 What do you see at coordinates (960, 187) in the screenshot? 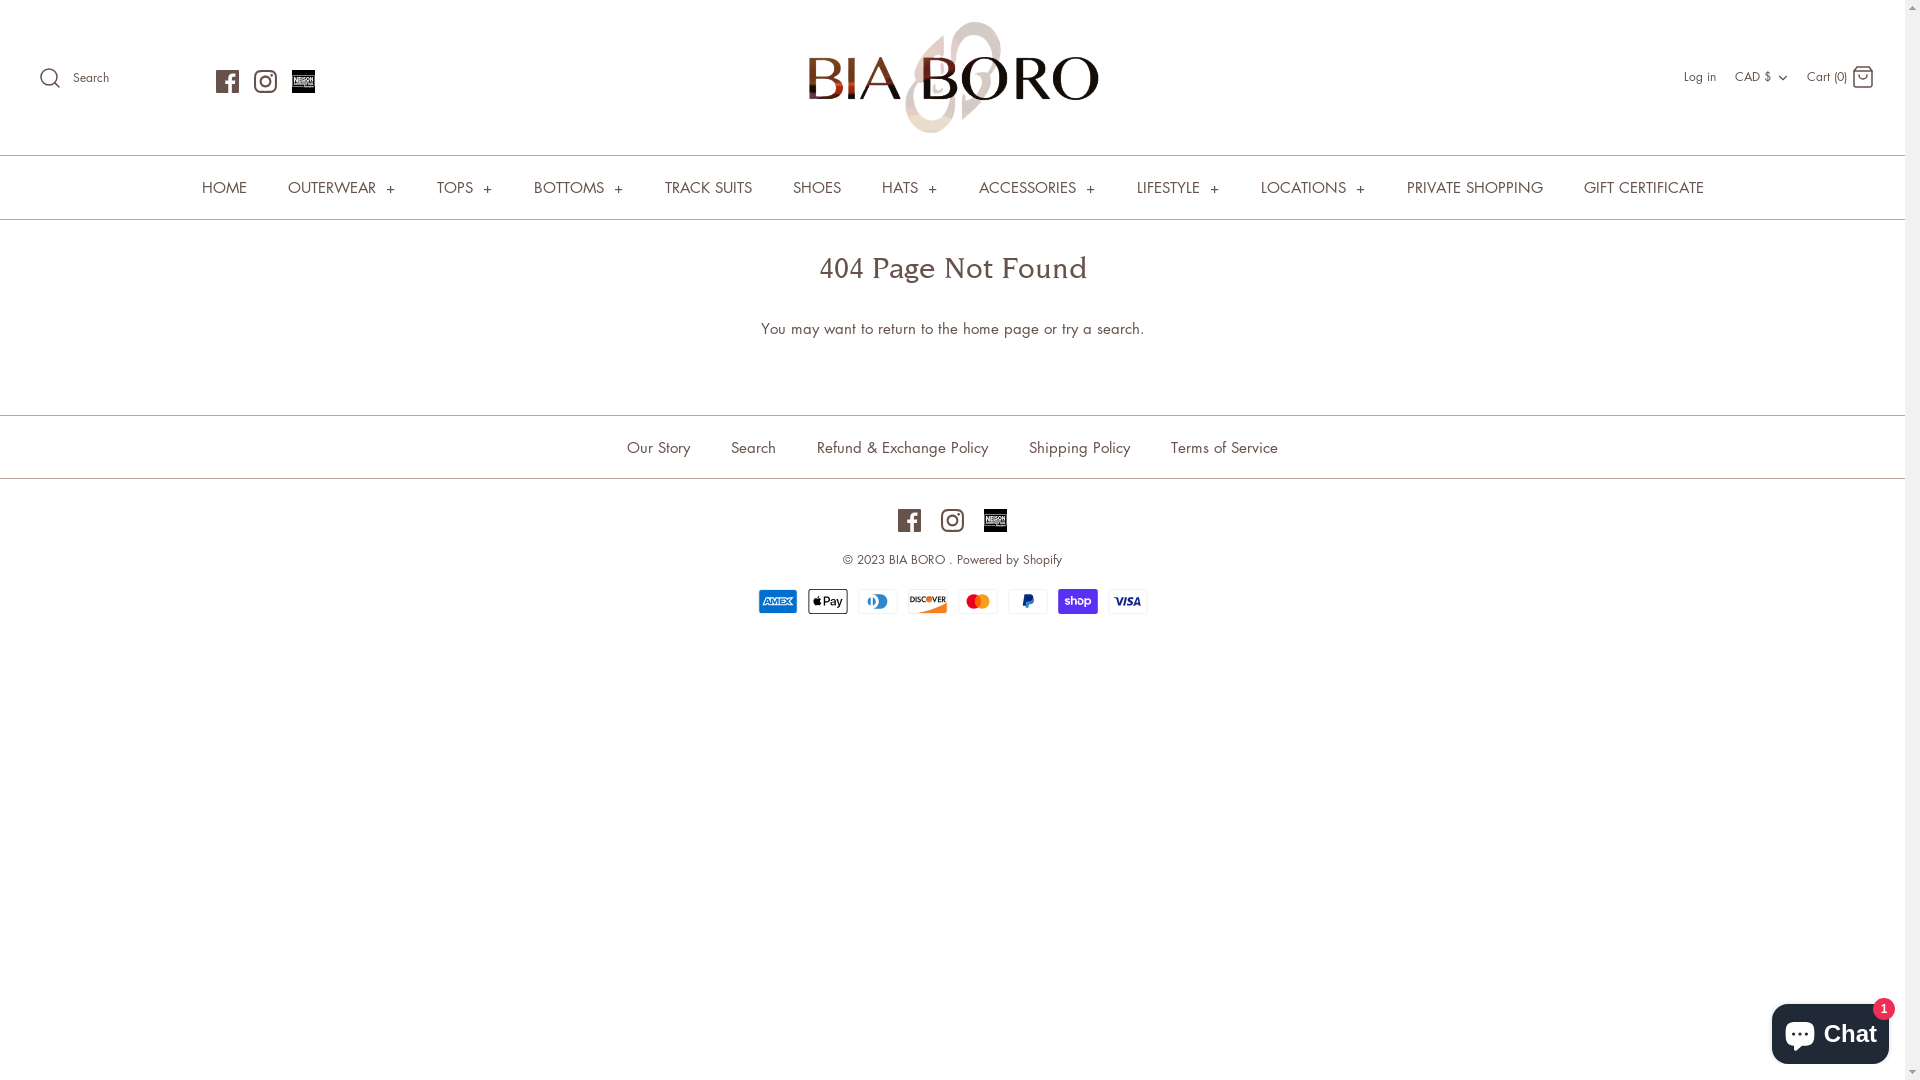
I see `'ACCESSORIES +'` at bounding box center [960, 187].